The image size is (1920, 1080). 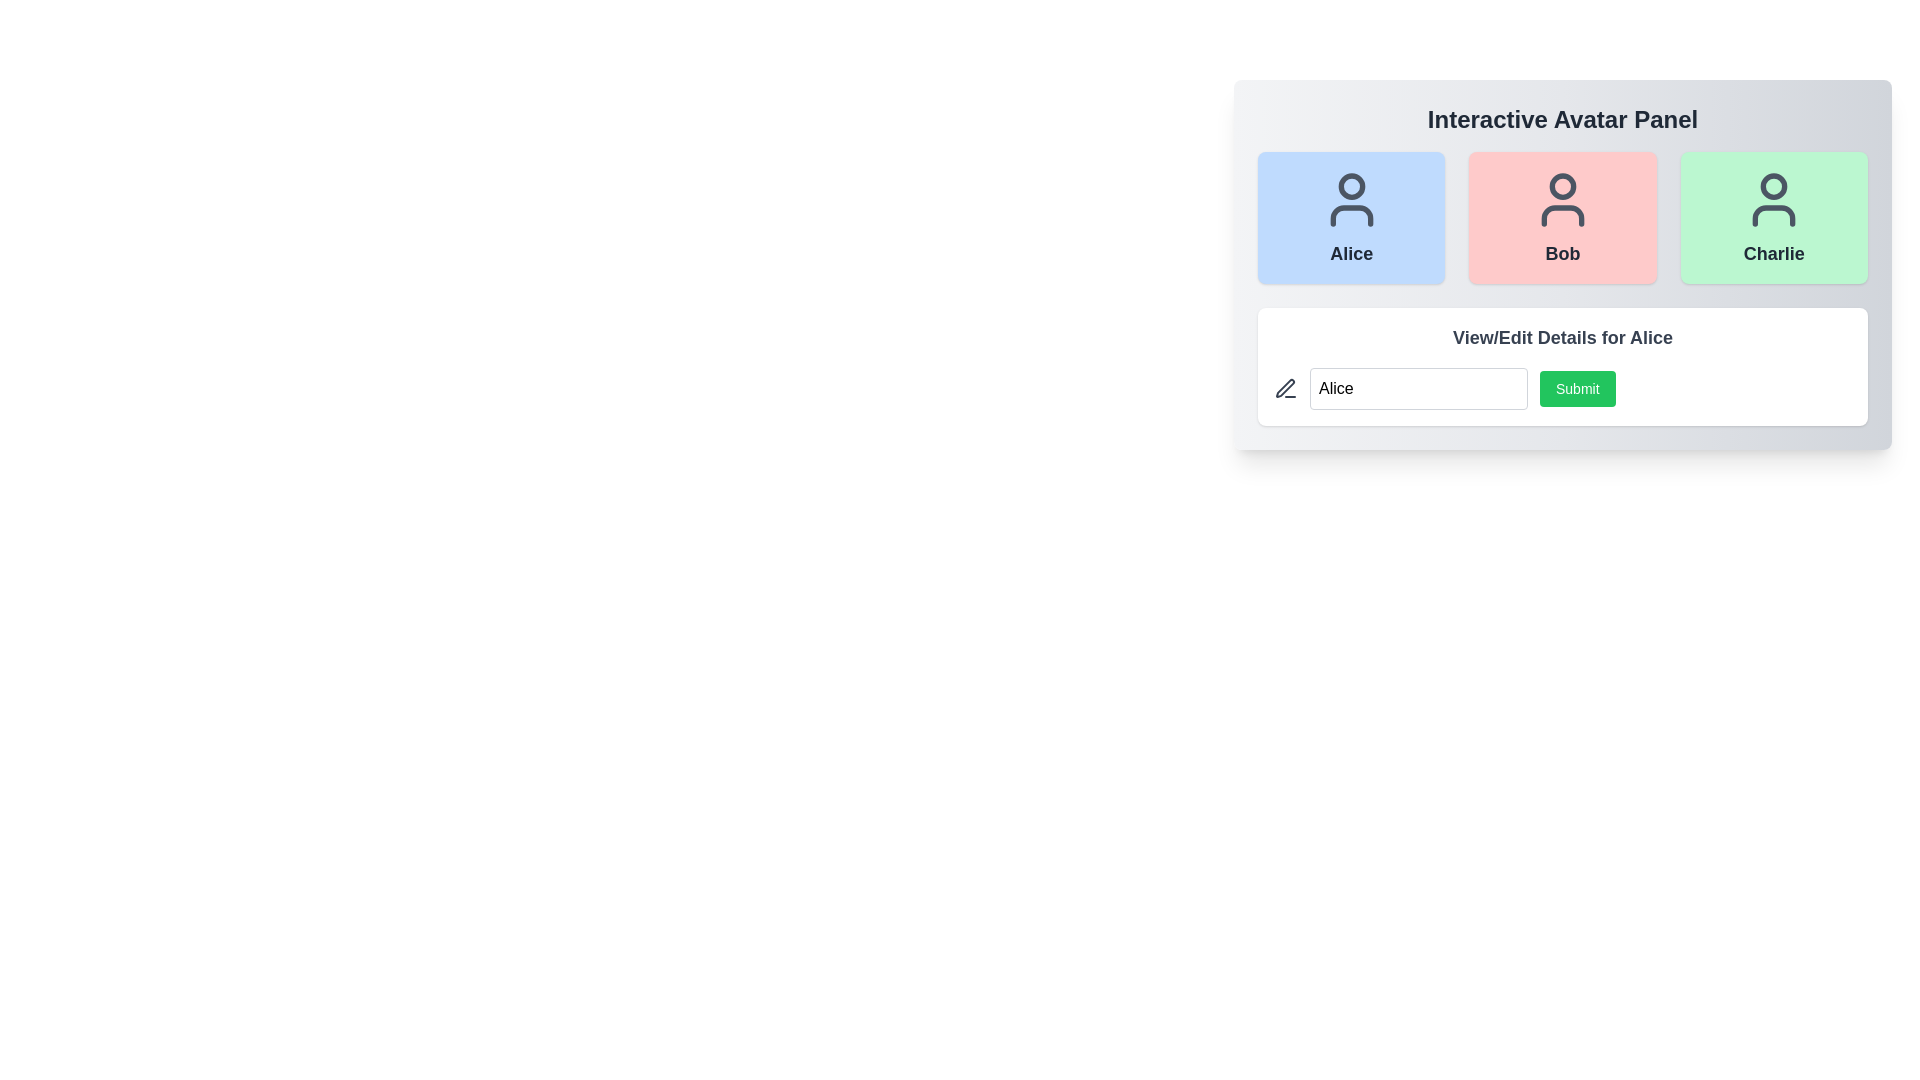 What do you see at coordinates (1562, 200) in the screenshot?
I see `the user profile icon represented by a circular head above a semi-circular body, which is located in the middle column of the 'Interactive Avatar Panel' and labeled 'Bob'` at bounding box center [1562, 200].